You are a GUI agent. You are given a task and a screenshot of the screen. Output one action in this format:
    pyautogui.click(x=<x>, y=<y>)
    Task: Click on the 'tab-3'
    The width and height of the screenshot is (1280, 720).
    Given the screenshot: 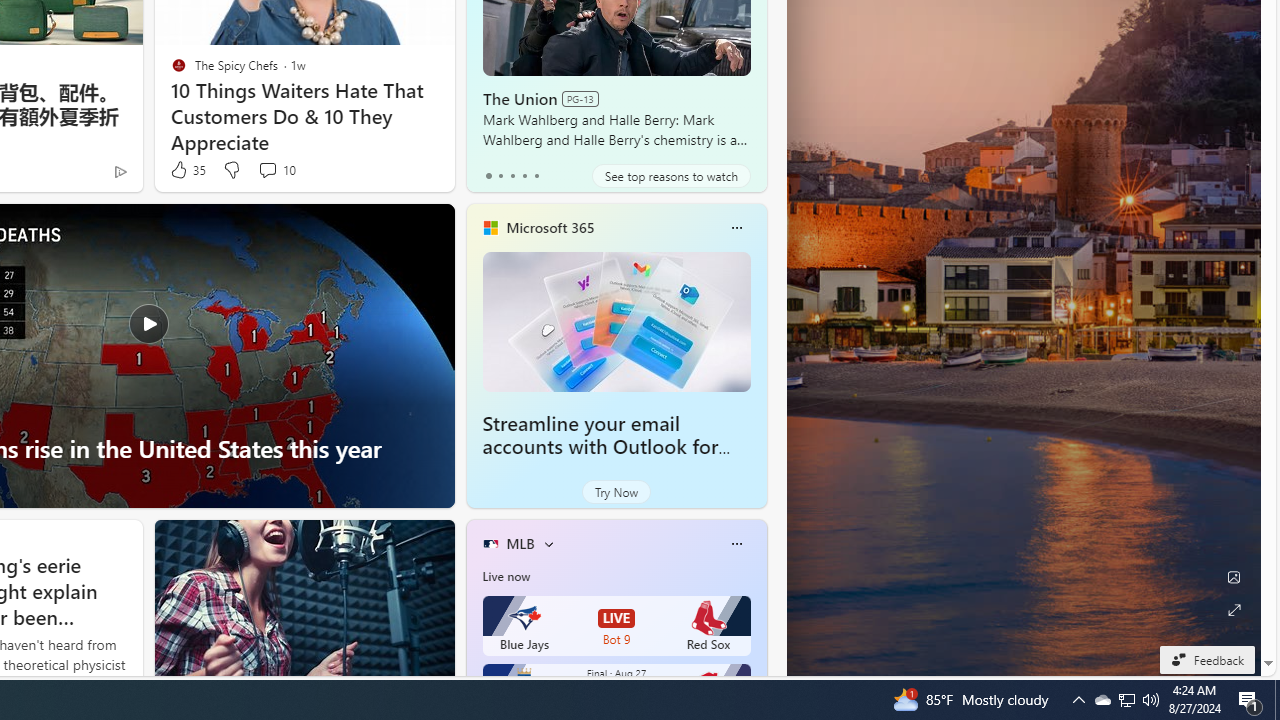 What is the action you would take?
    pyautogui.click(x=524, y=175)
    